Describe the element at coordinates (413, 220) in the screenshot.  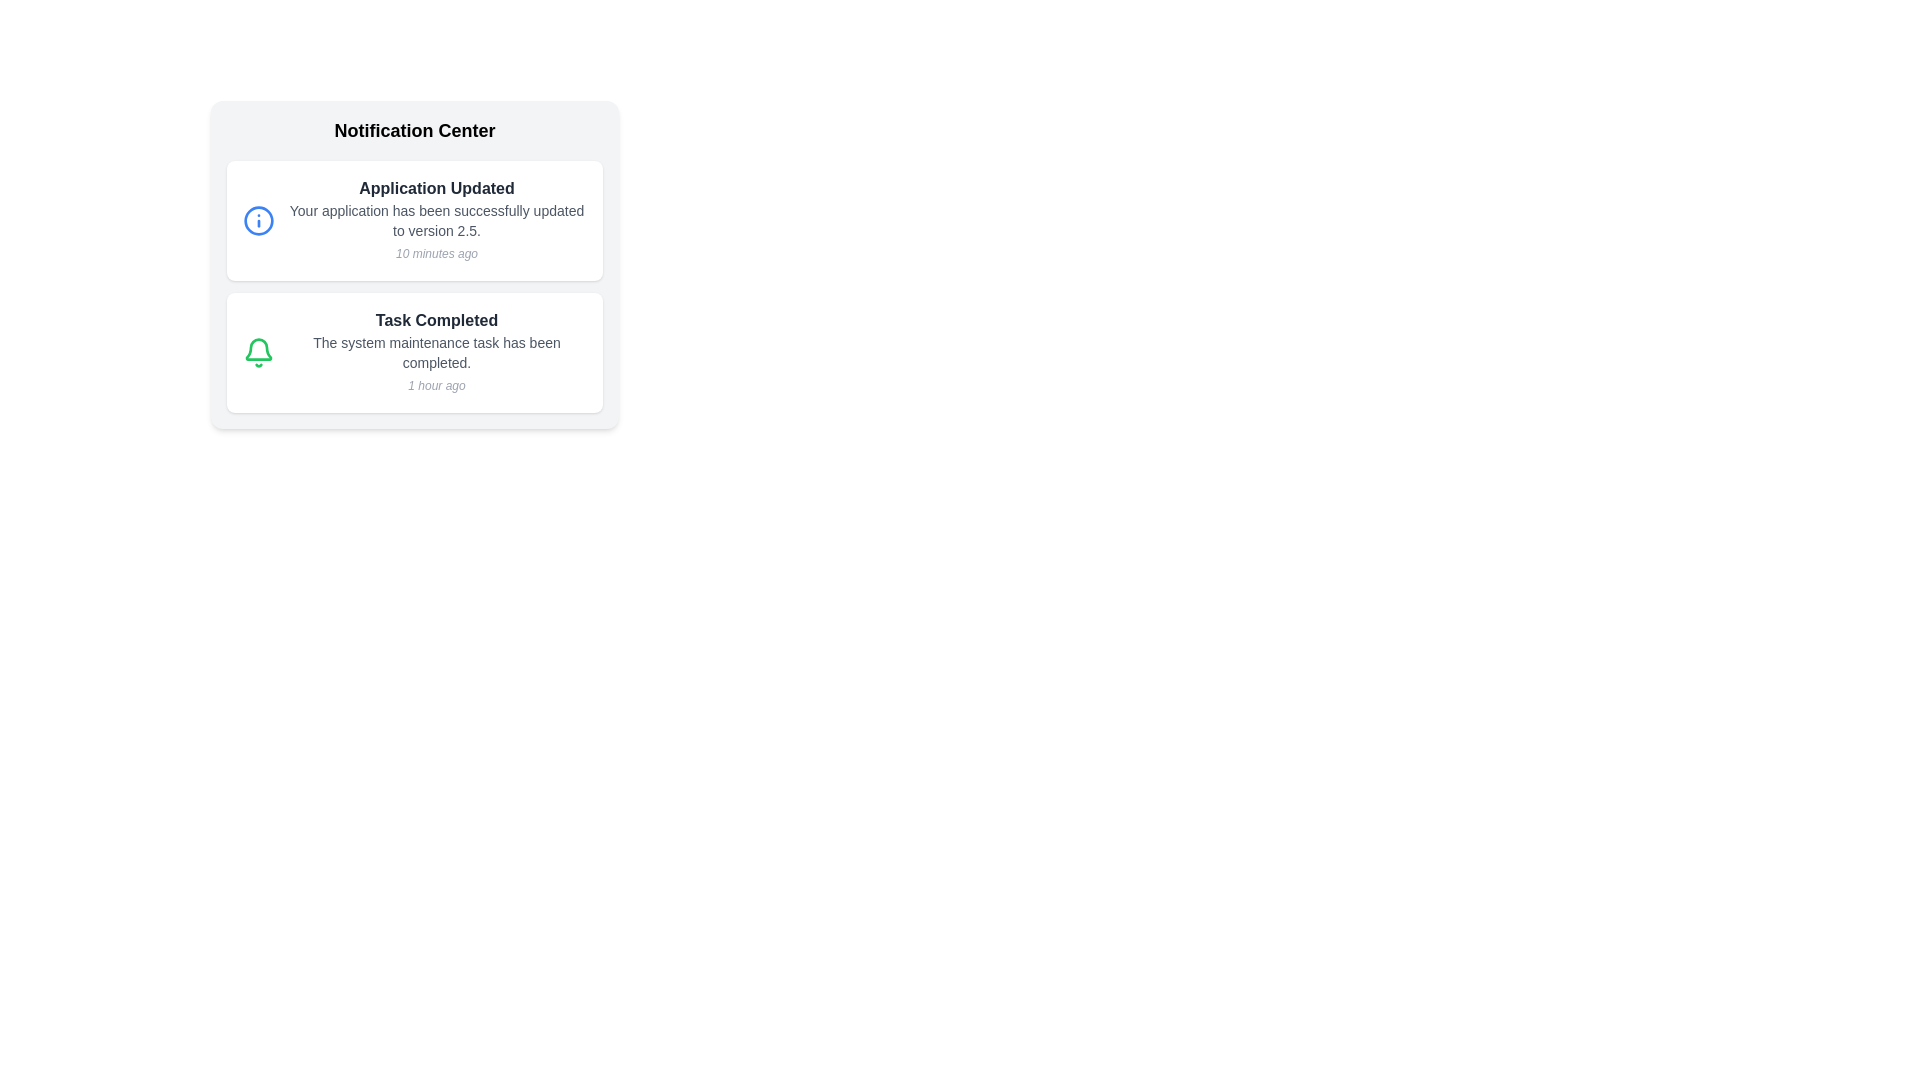
I see `the top notification item within the 'Notification Center' card, which provides information about an update action` at that location.